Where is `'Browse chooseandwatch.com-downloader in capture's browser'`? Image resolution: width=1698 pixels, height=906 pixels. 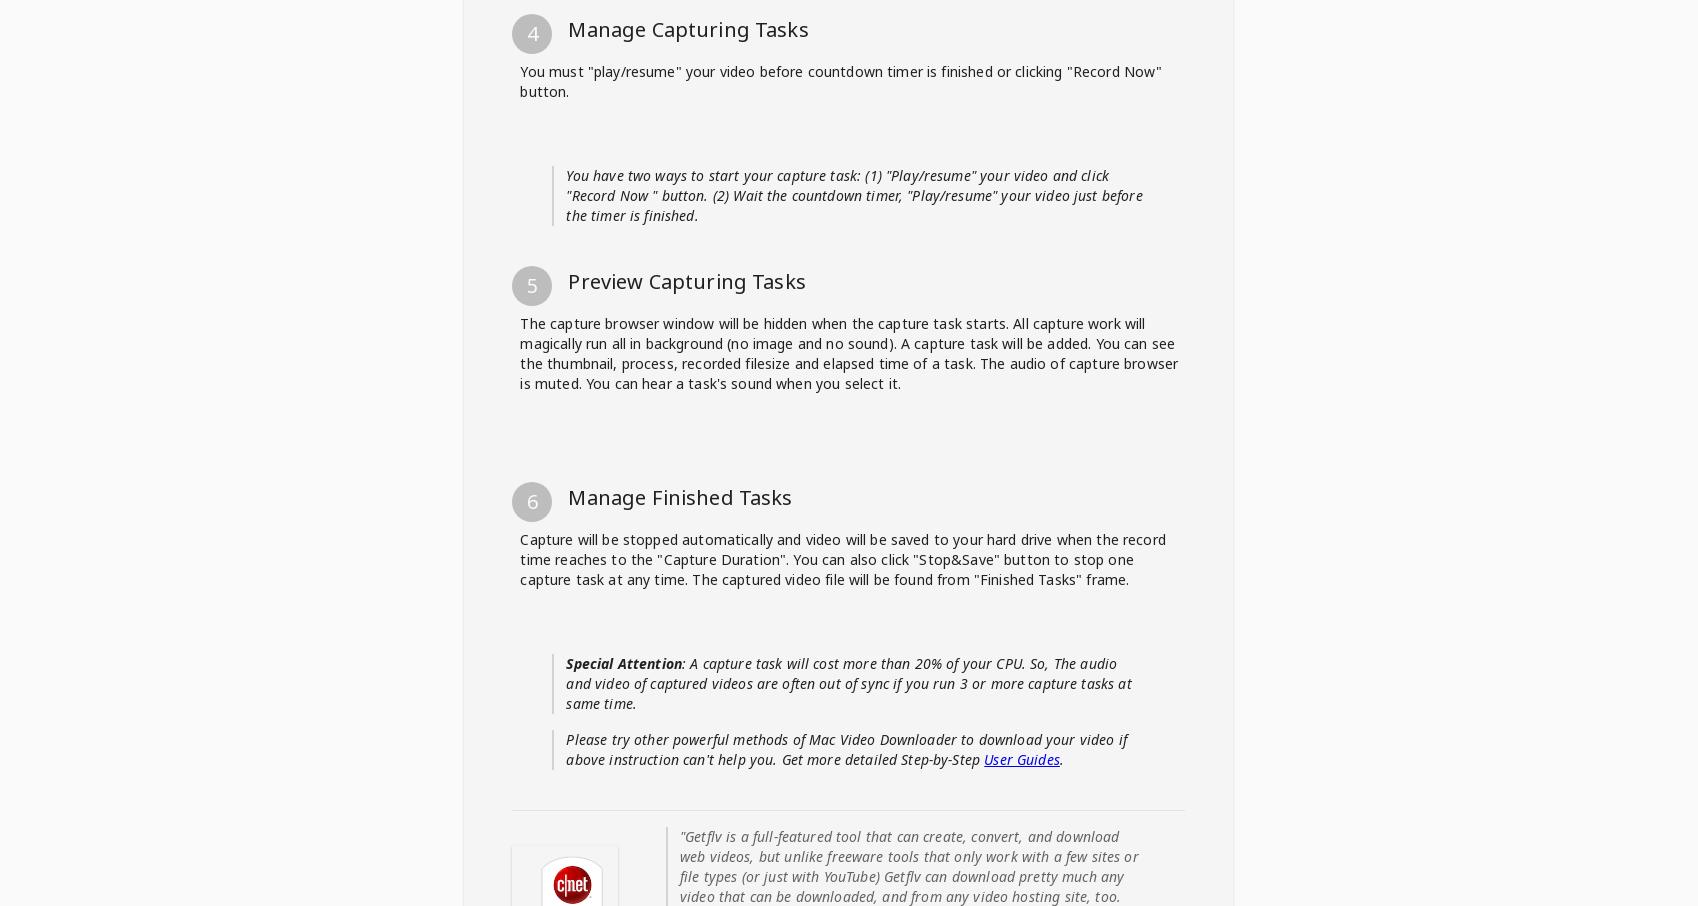
'Browse chooseandwatch.com-downloader in capture's browser' is located at coordinates (875, 141).